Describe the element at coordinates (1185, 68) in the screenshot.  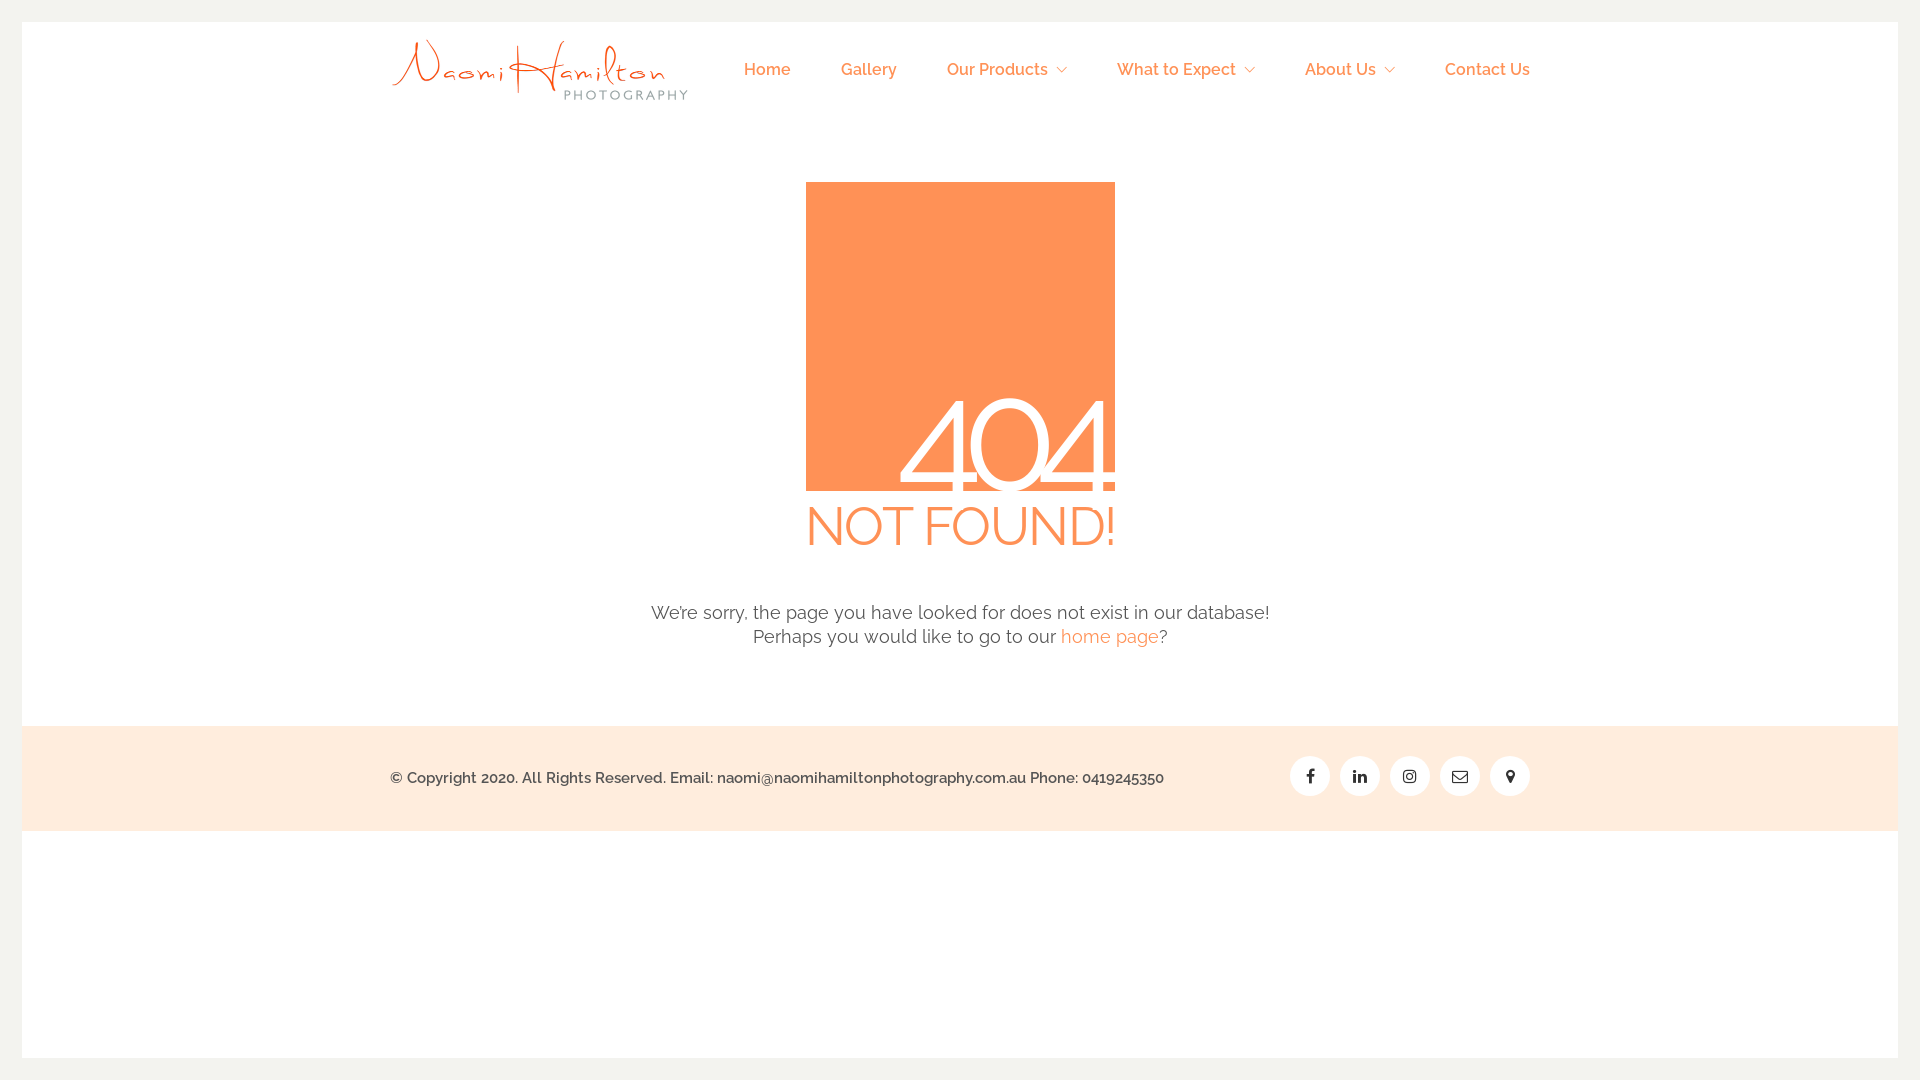
I see `'What to Expect'` at that location.